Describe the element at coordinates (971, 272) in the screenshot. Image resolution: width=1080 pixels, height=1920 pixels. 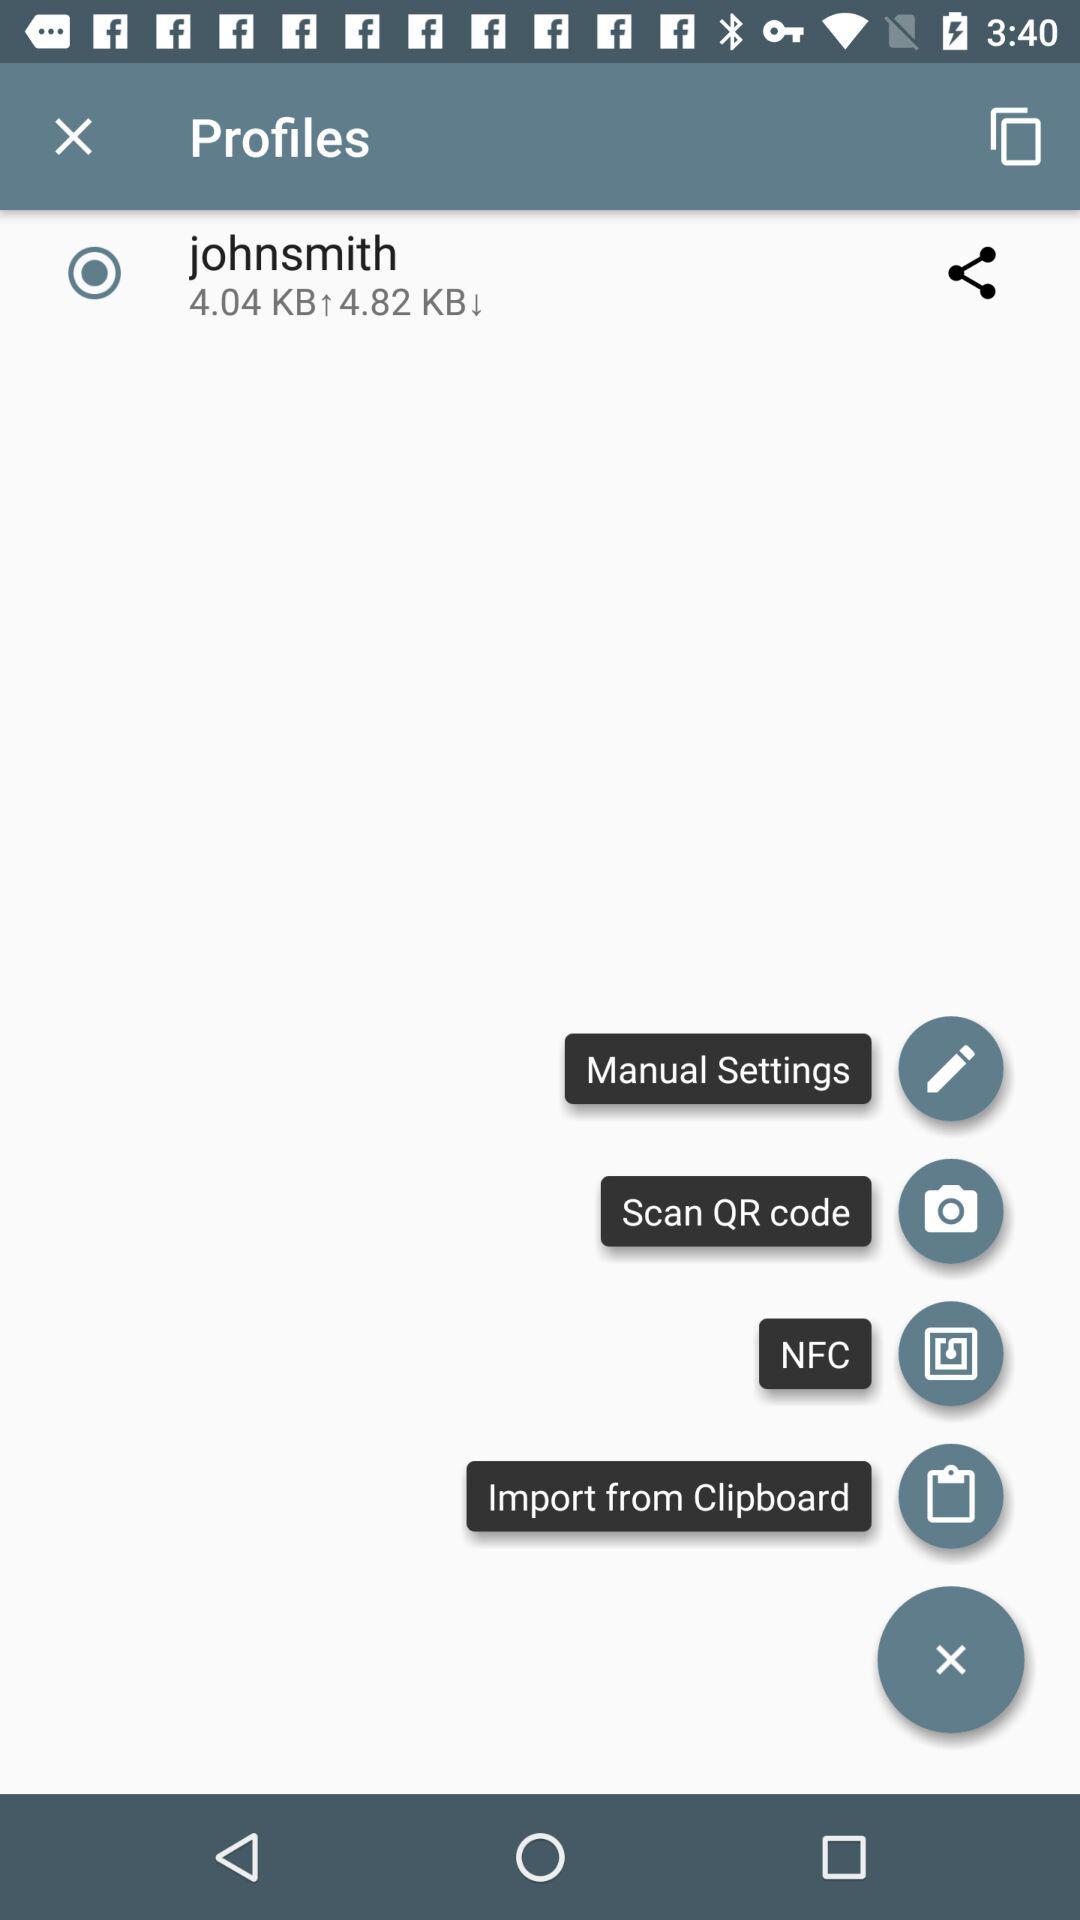
I see `the icon next to the johnsmith 4 04 icon` at that location.